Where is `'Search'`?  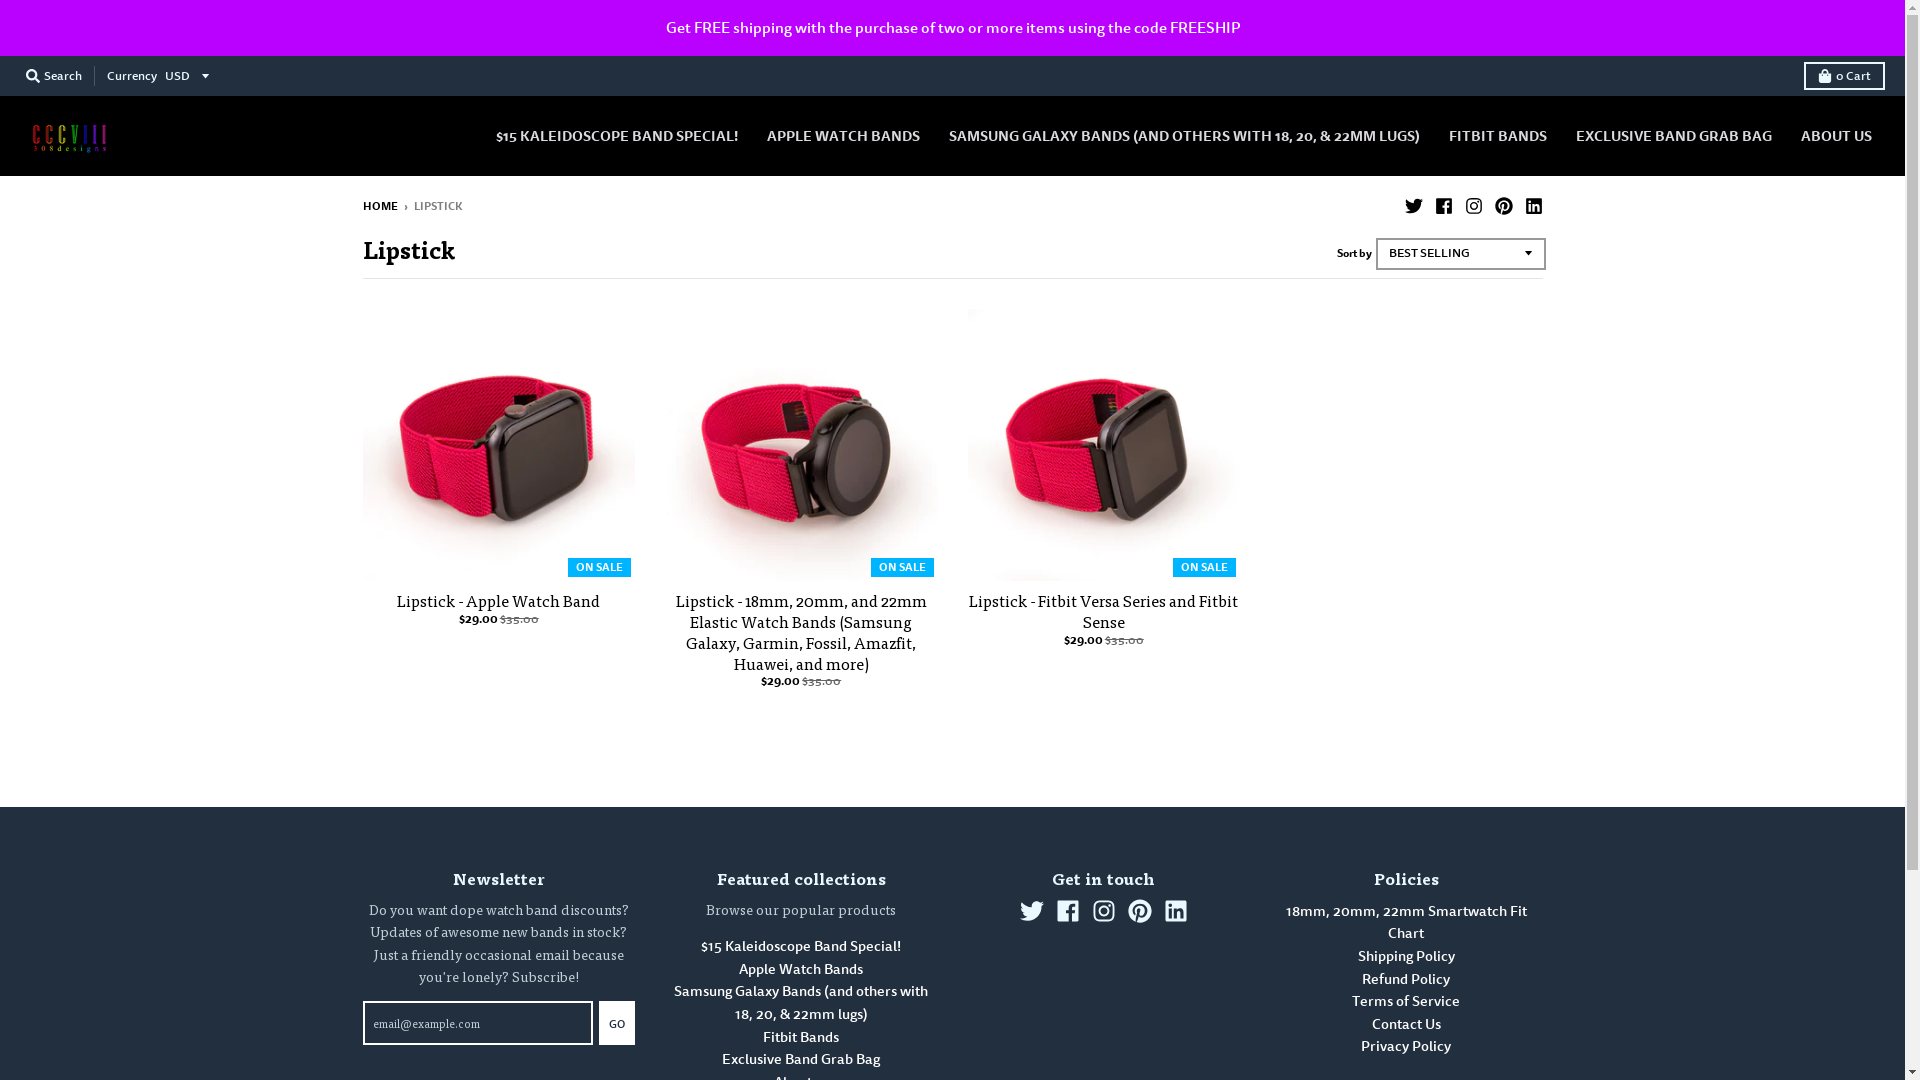
'Search' is located at coordinates (19, 75).